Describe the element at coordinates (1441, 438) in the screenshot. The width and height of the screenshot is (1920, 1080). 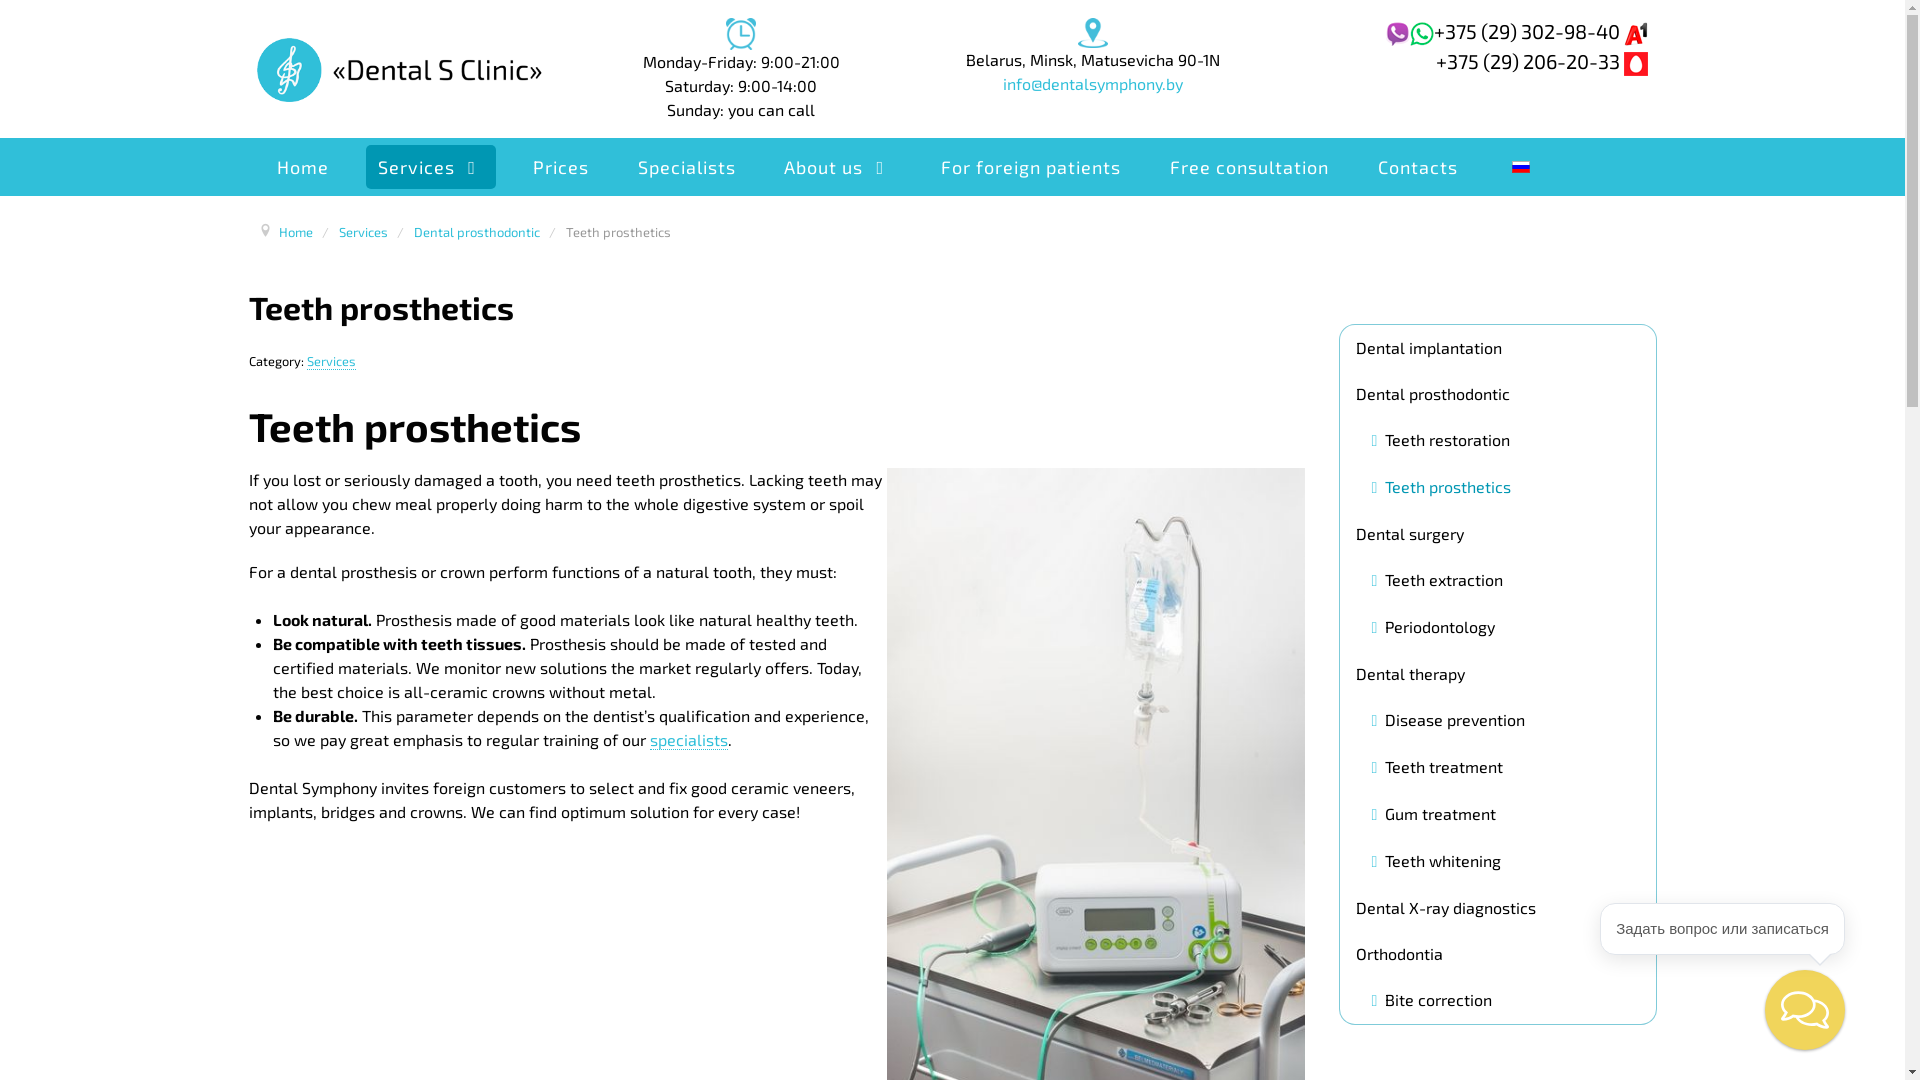
I see `'Teeth restoration'` at that location.